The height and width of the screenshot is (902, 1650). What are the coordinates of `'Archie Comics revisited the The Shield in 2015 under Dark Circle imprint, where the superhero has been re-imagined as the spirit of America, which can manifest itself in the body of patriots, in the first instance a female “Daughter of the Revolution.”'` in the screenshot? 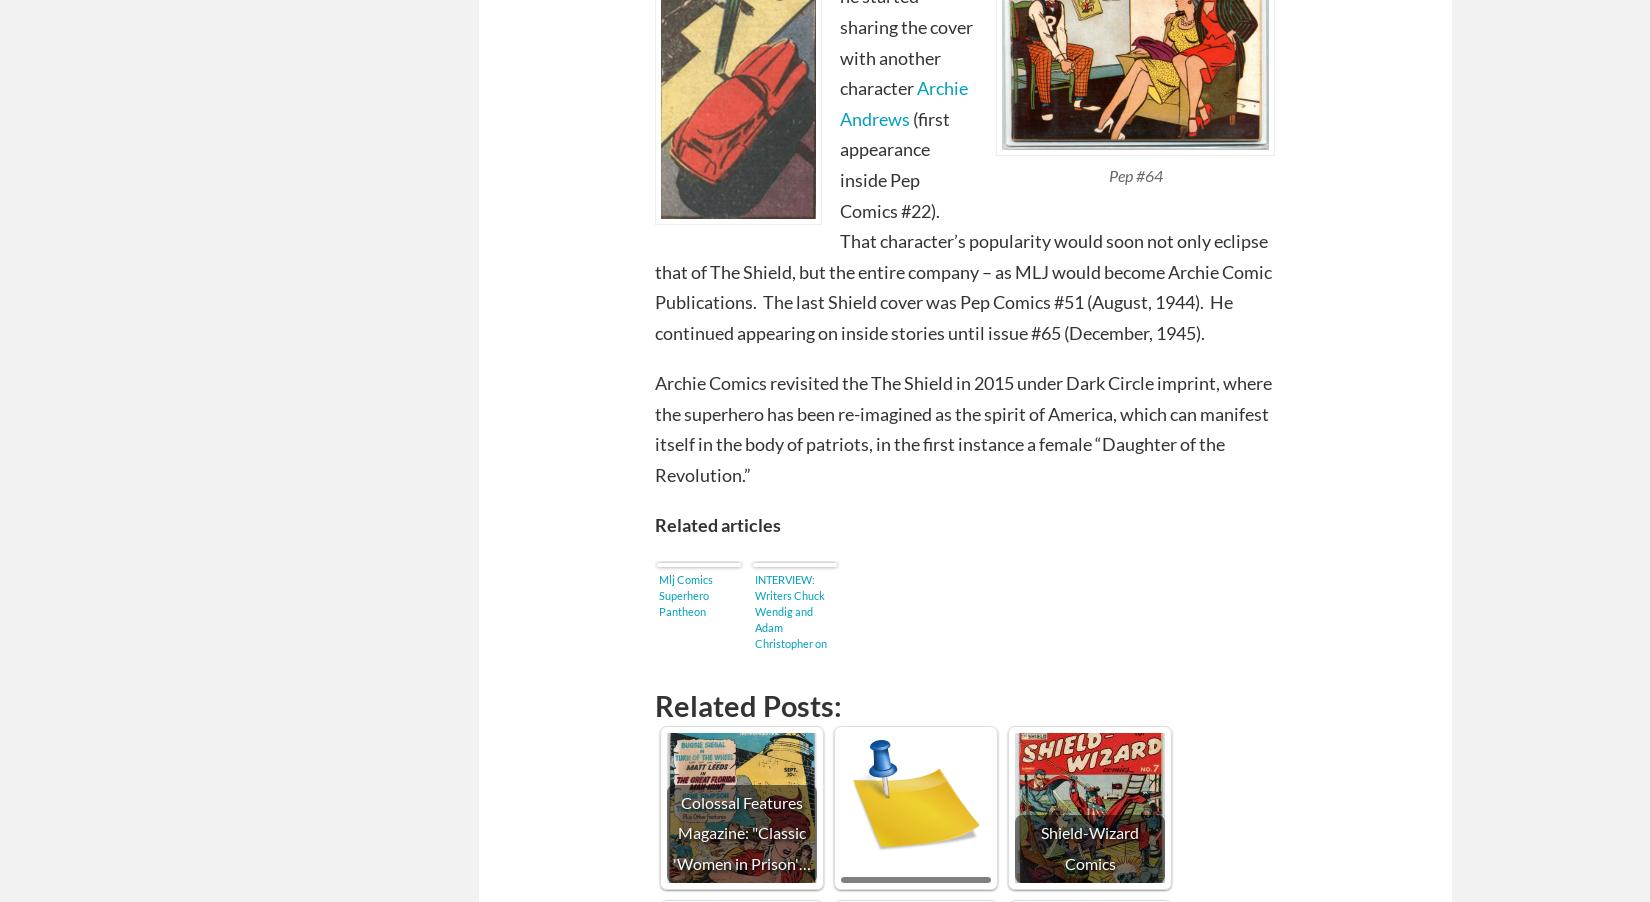 It's located at (963, 428).